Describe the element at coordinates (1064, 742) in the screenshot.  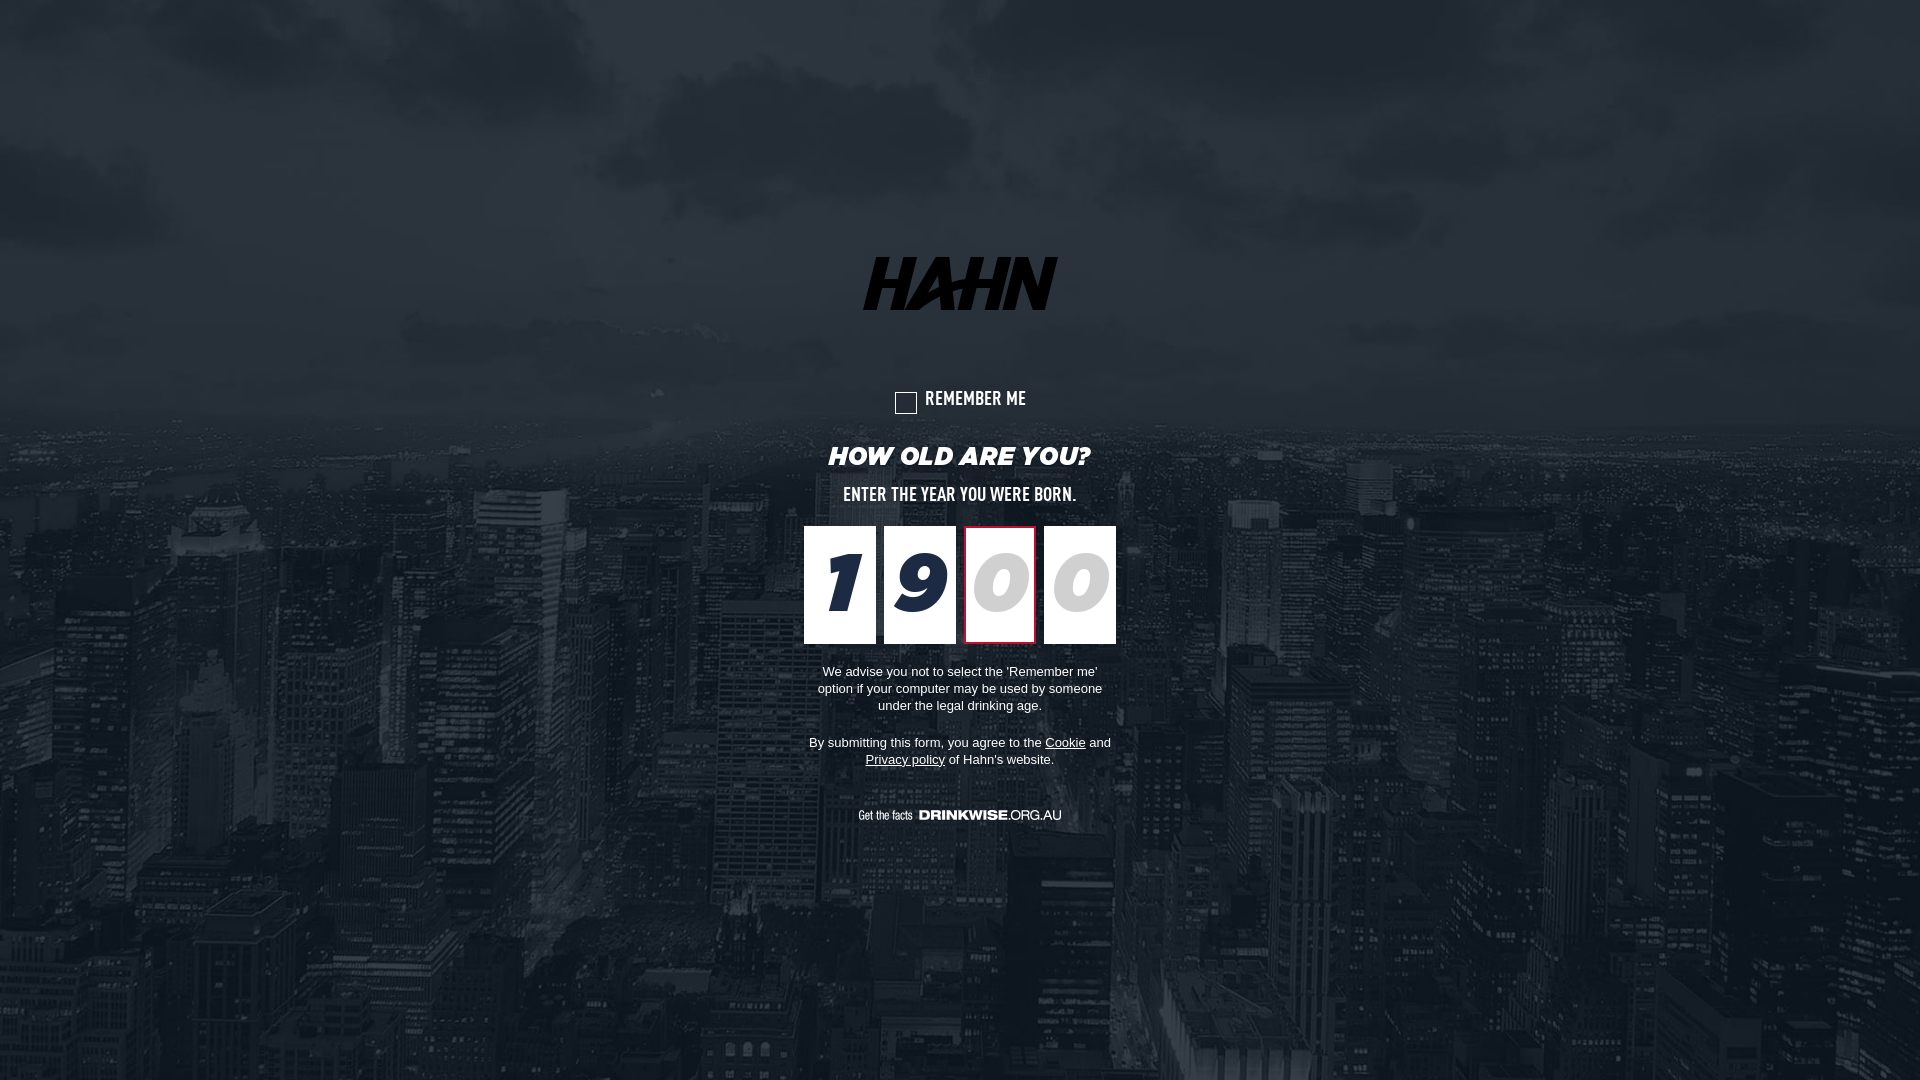
I see `'Cookie'` at that location.